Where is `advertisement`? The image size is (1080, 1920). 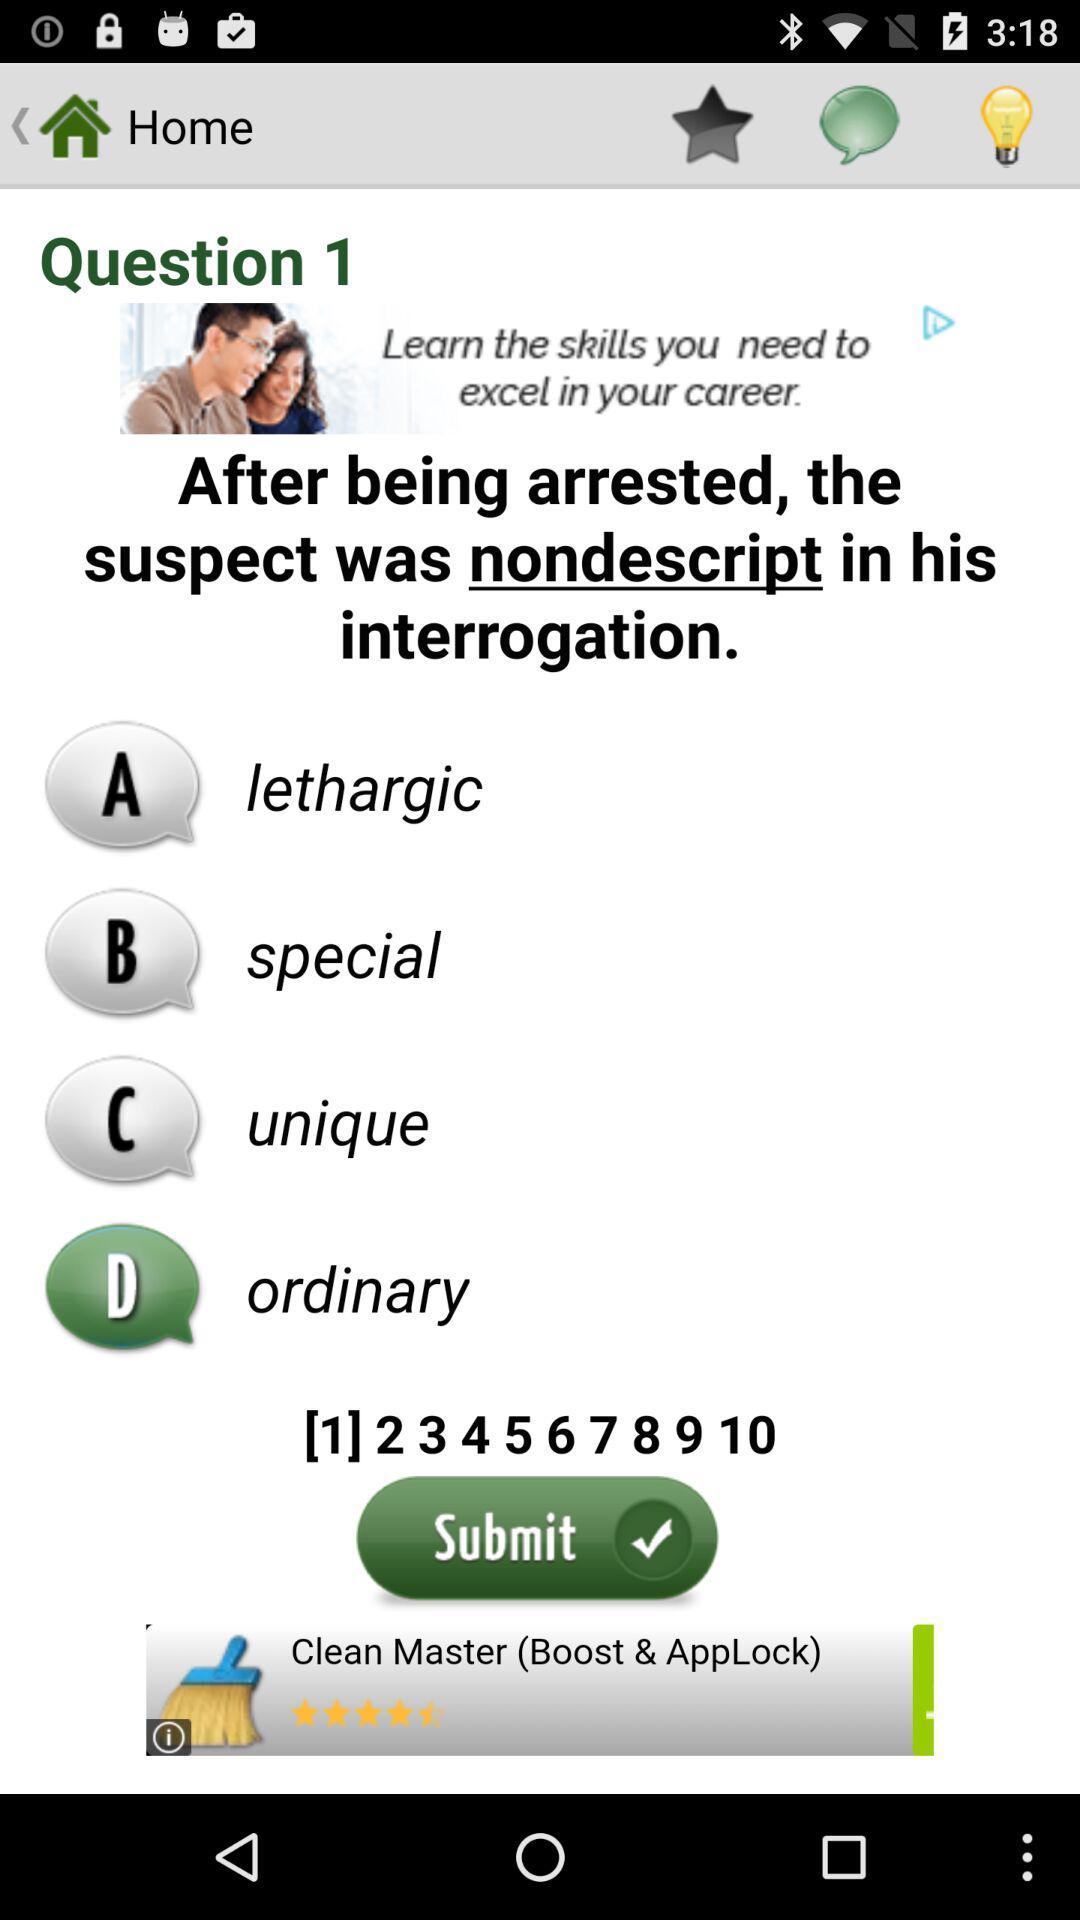 advertisement is located at coordinates (540, 1689).